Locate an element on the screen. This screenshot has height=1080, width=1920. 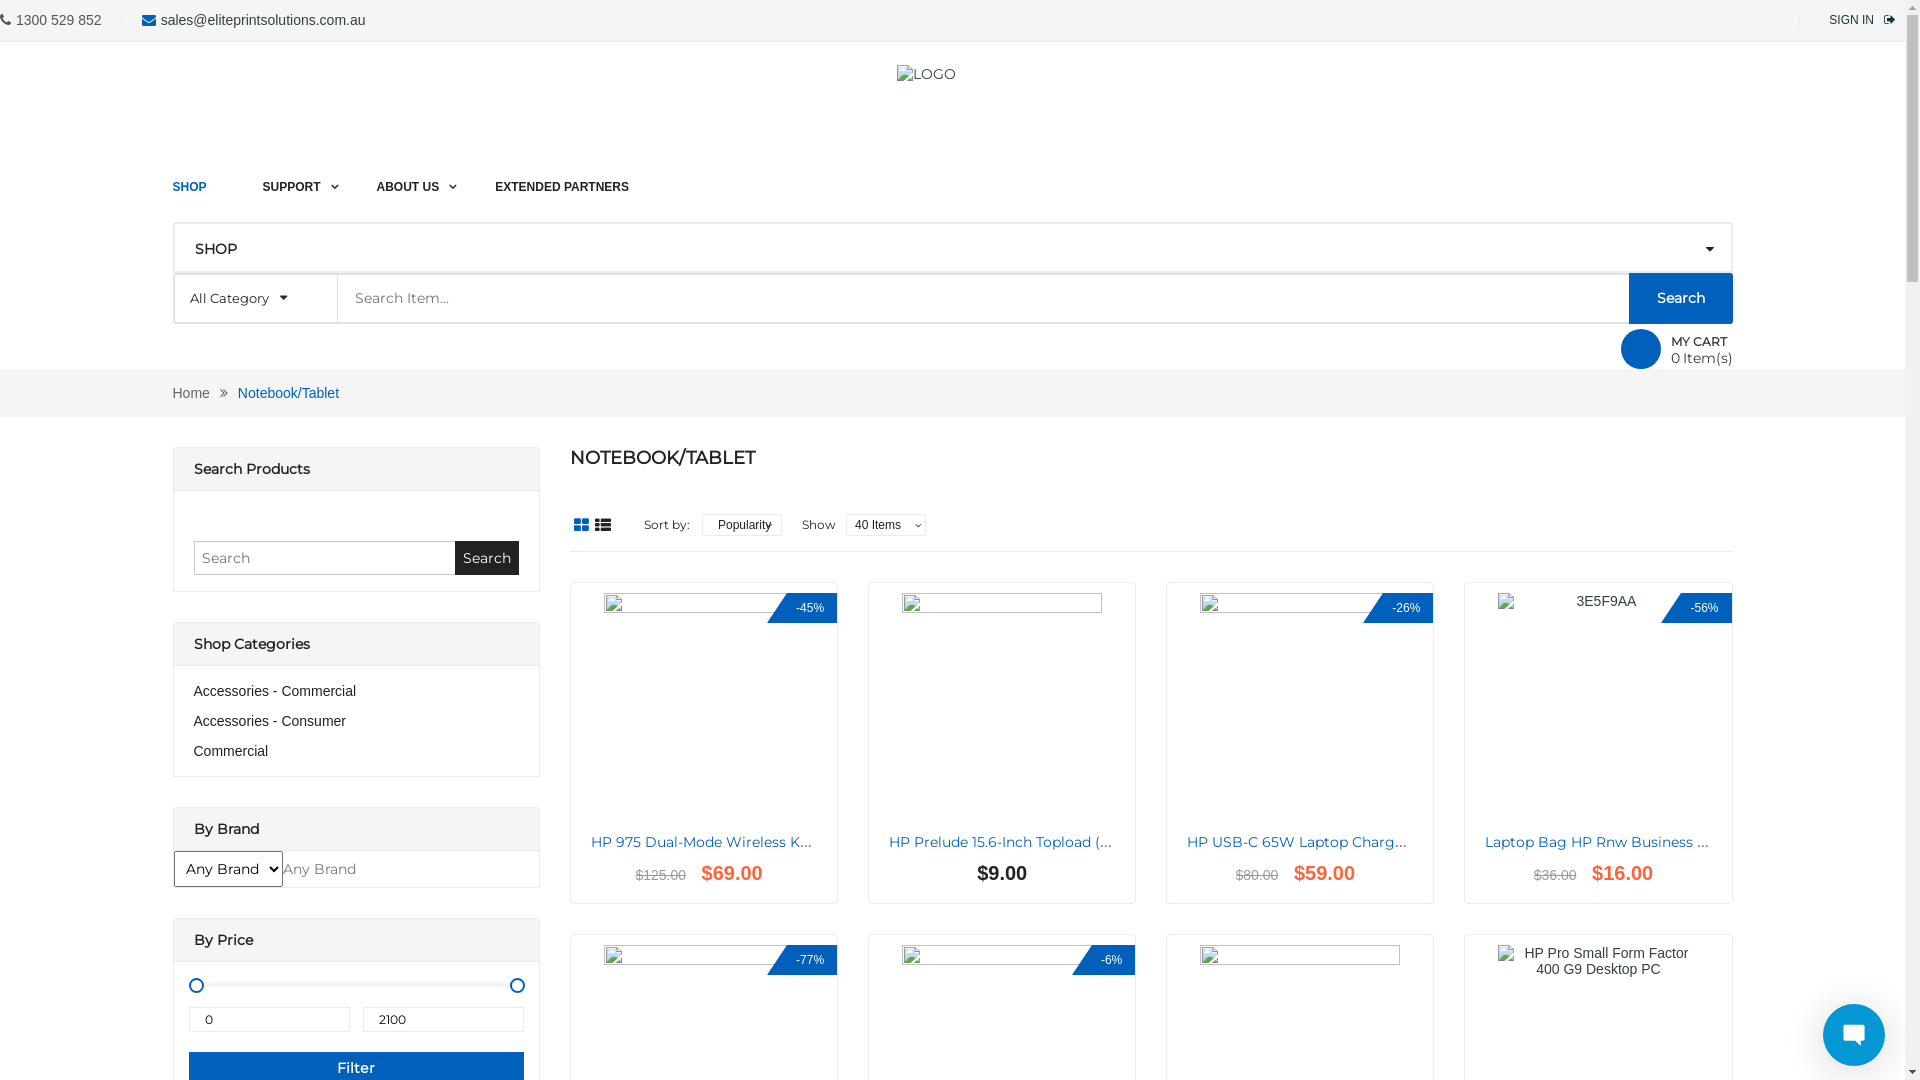
'Grid view' is located at coordinates (569, 523).